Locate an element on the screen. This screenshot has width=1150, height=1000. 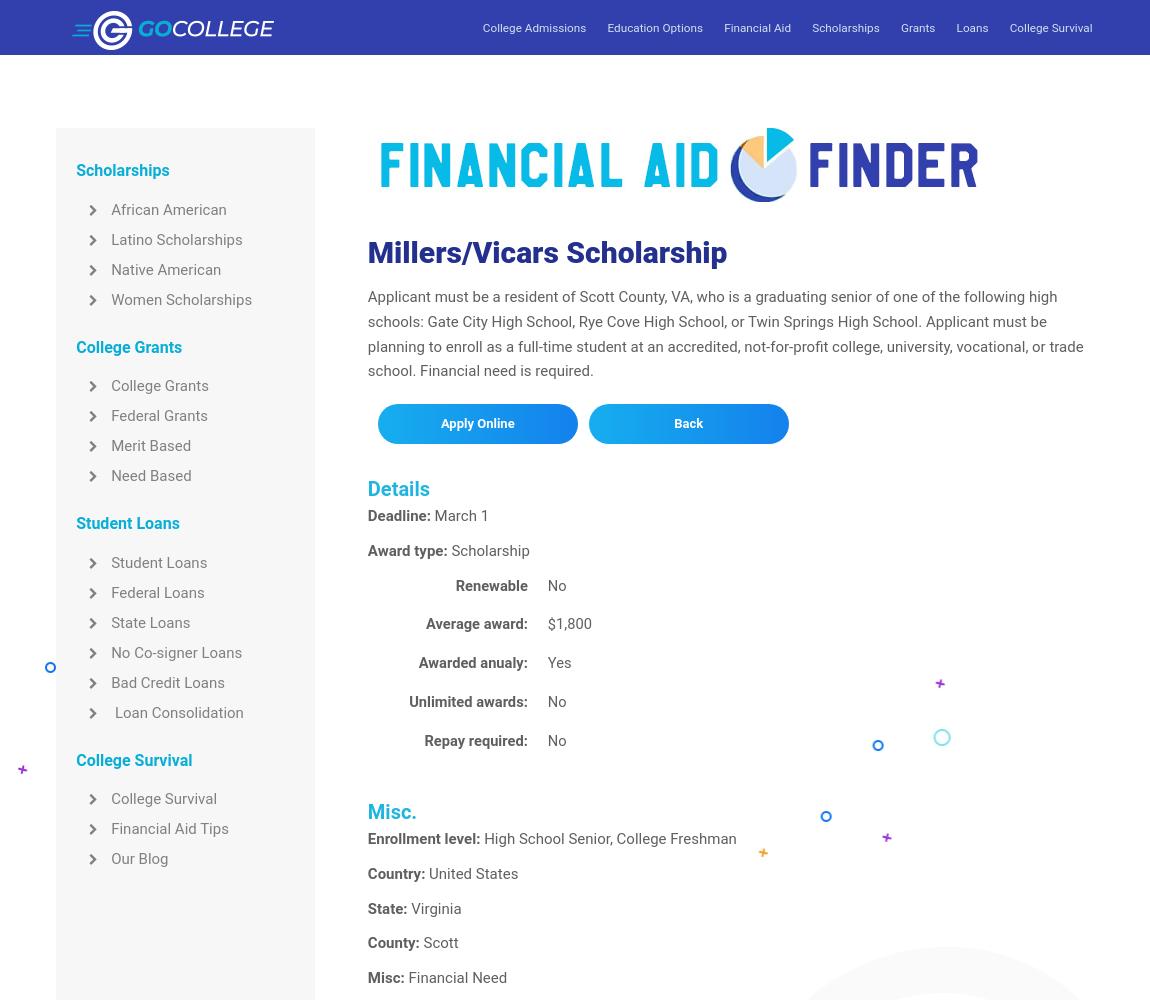
'Enrollment level:' is located at coordinates (423, 838).